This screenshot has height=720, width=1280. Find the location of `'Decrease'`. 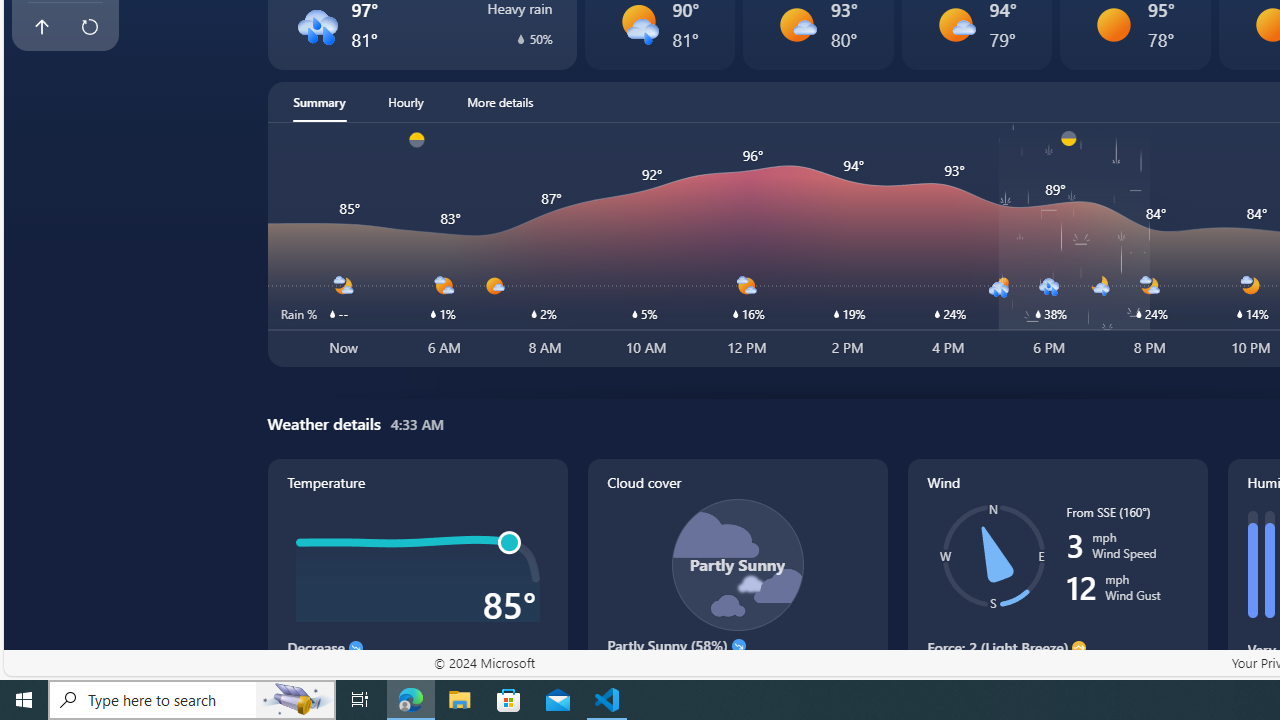

'Decrease' is located at coordinates (355, 648).